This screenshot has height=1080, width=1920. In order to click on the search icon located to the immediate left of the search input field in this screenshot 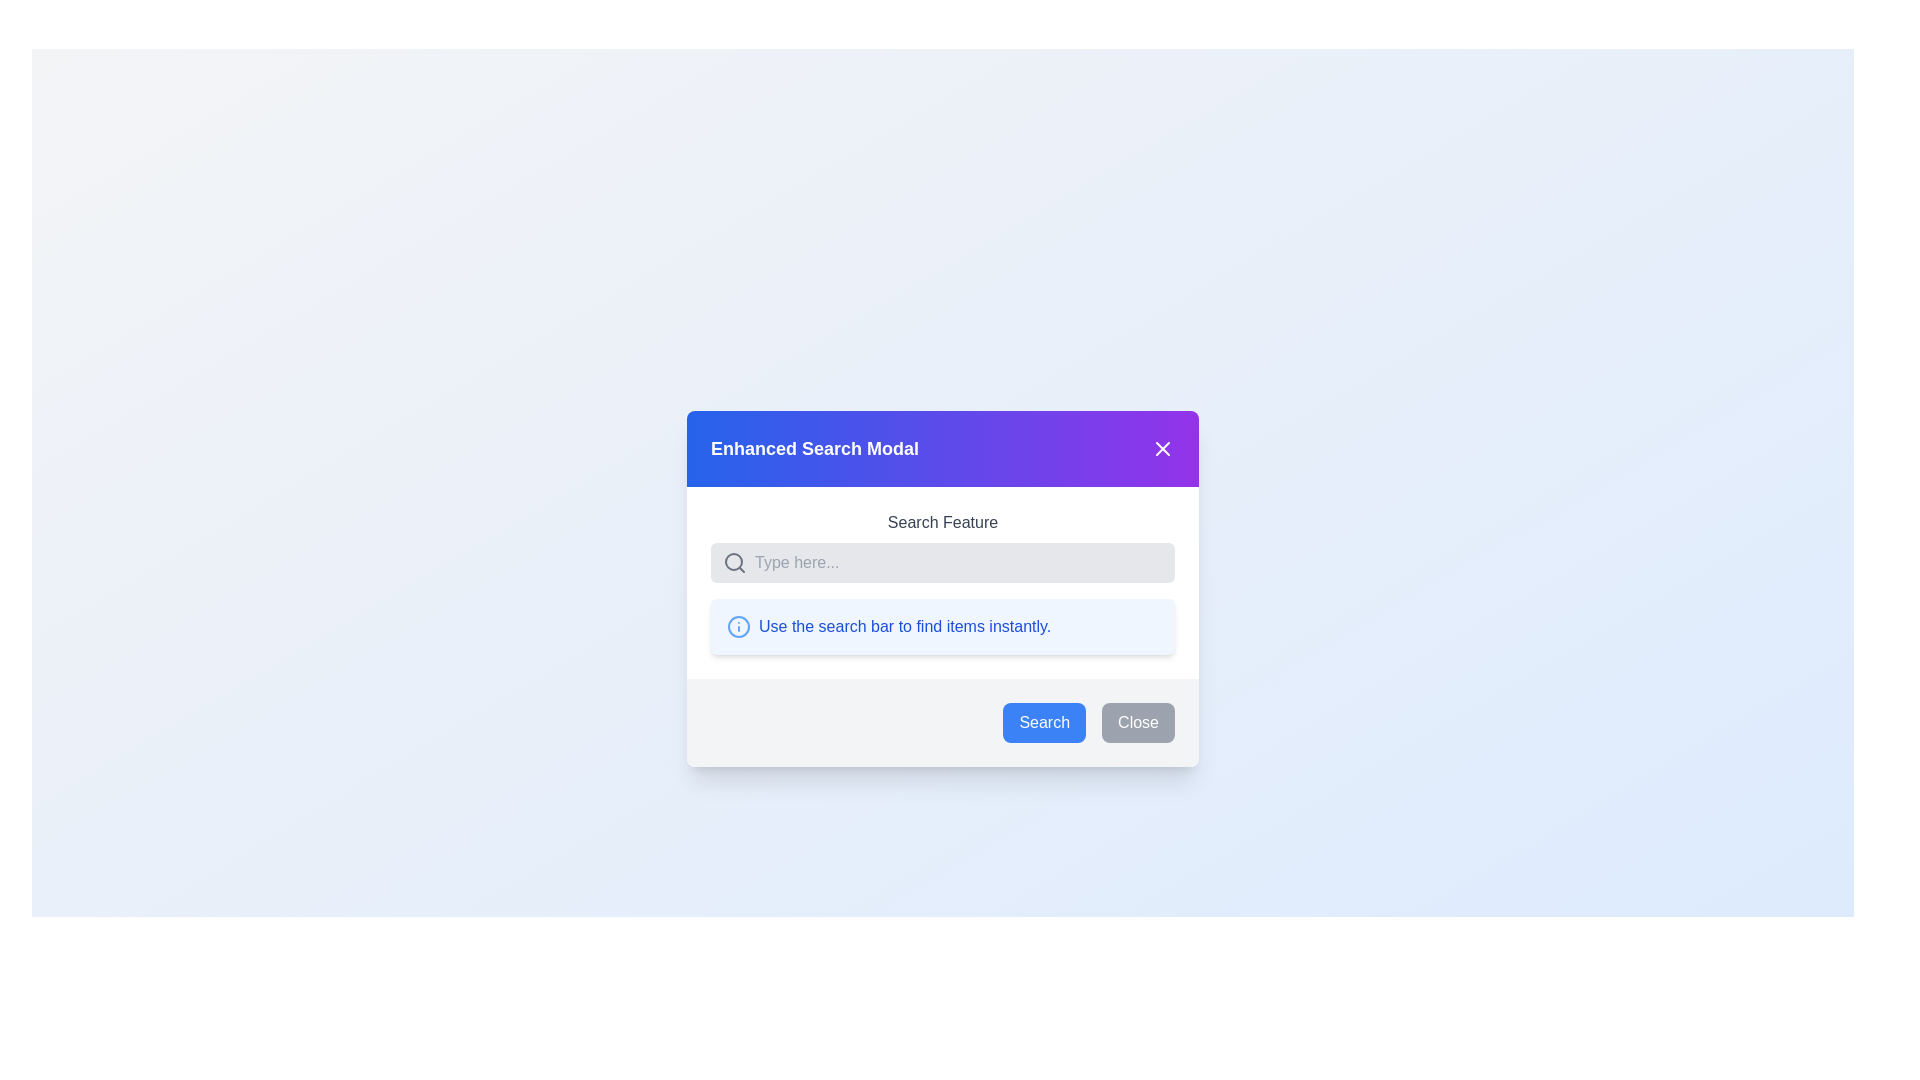, I will do `click(733, 563)`.